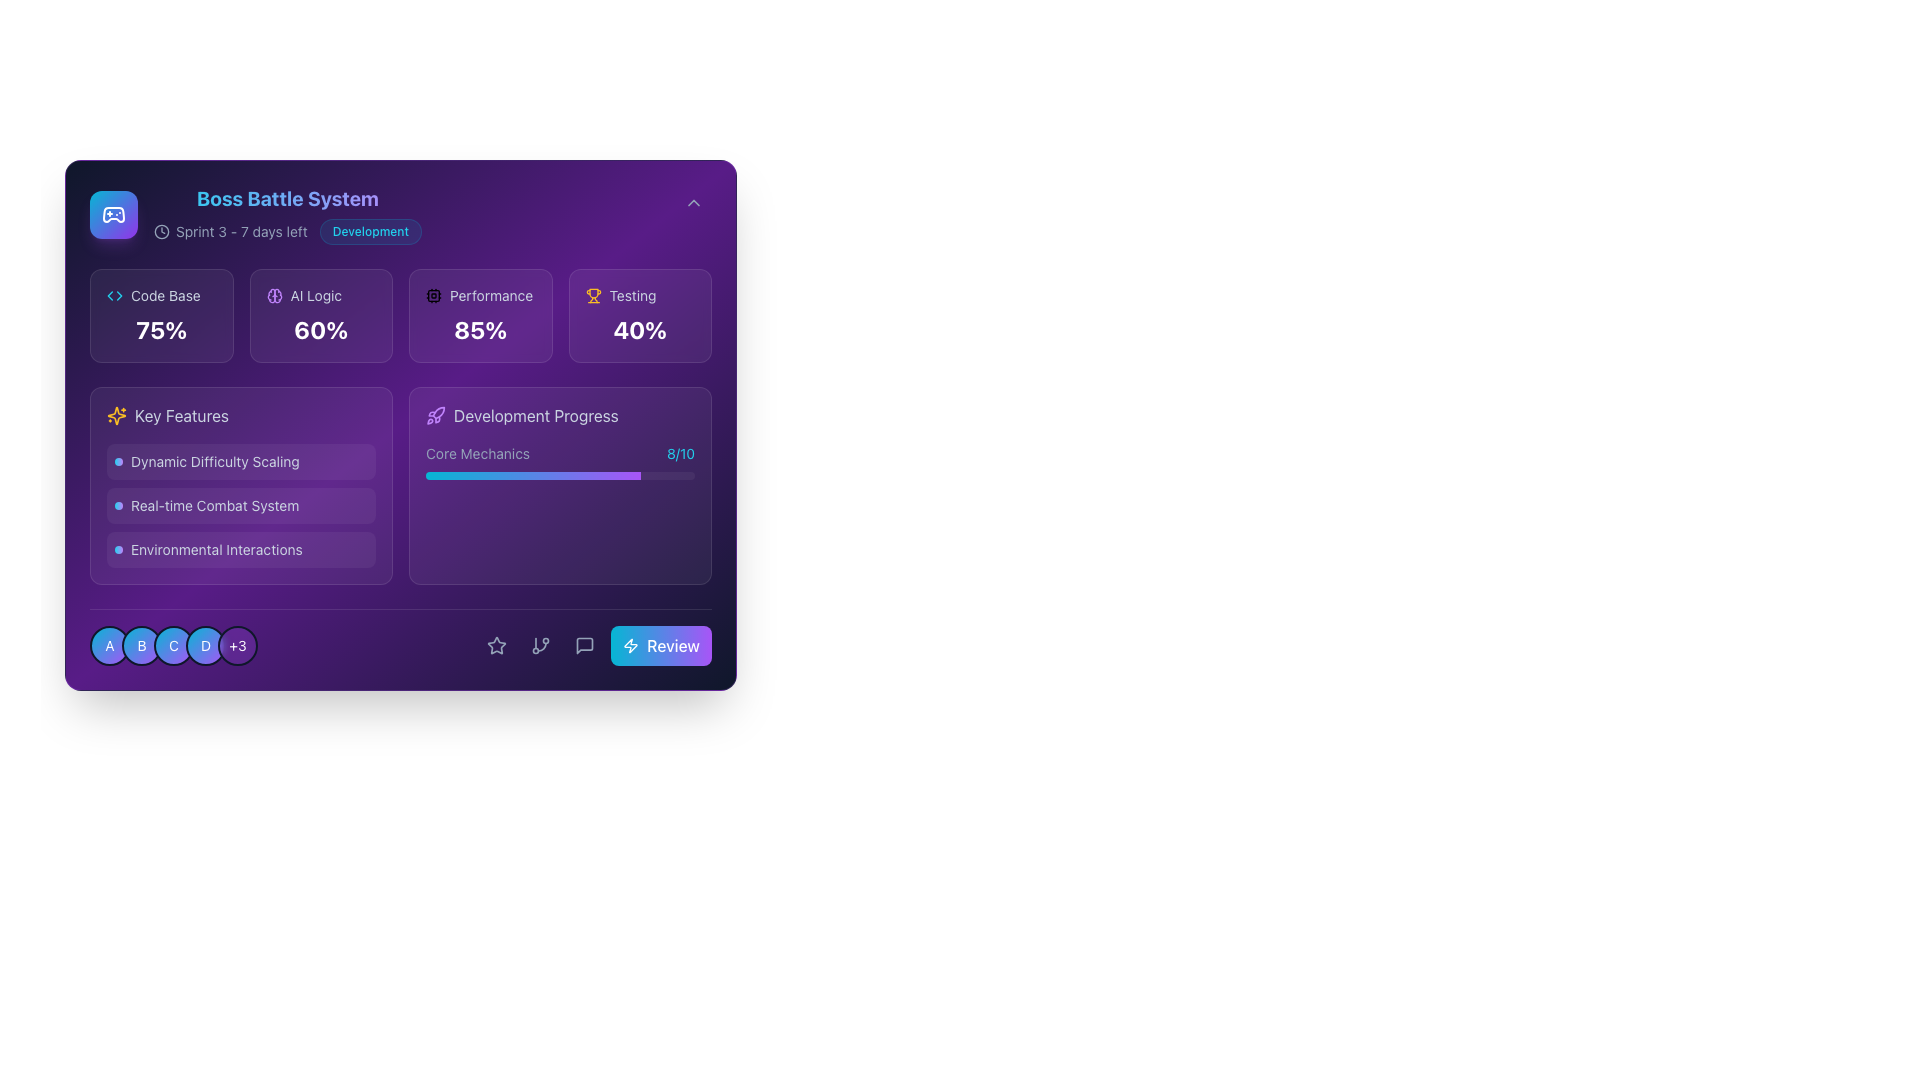  I want to click on the 'Real-time Combat System' text label, so click(240, 504).